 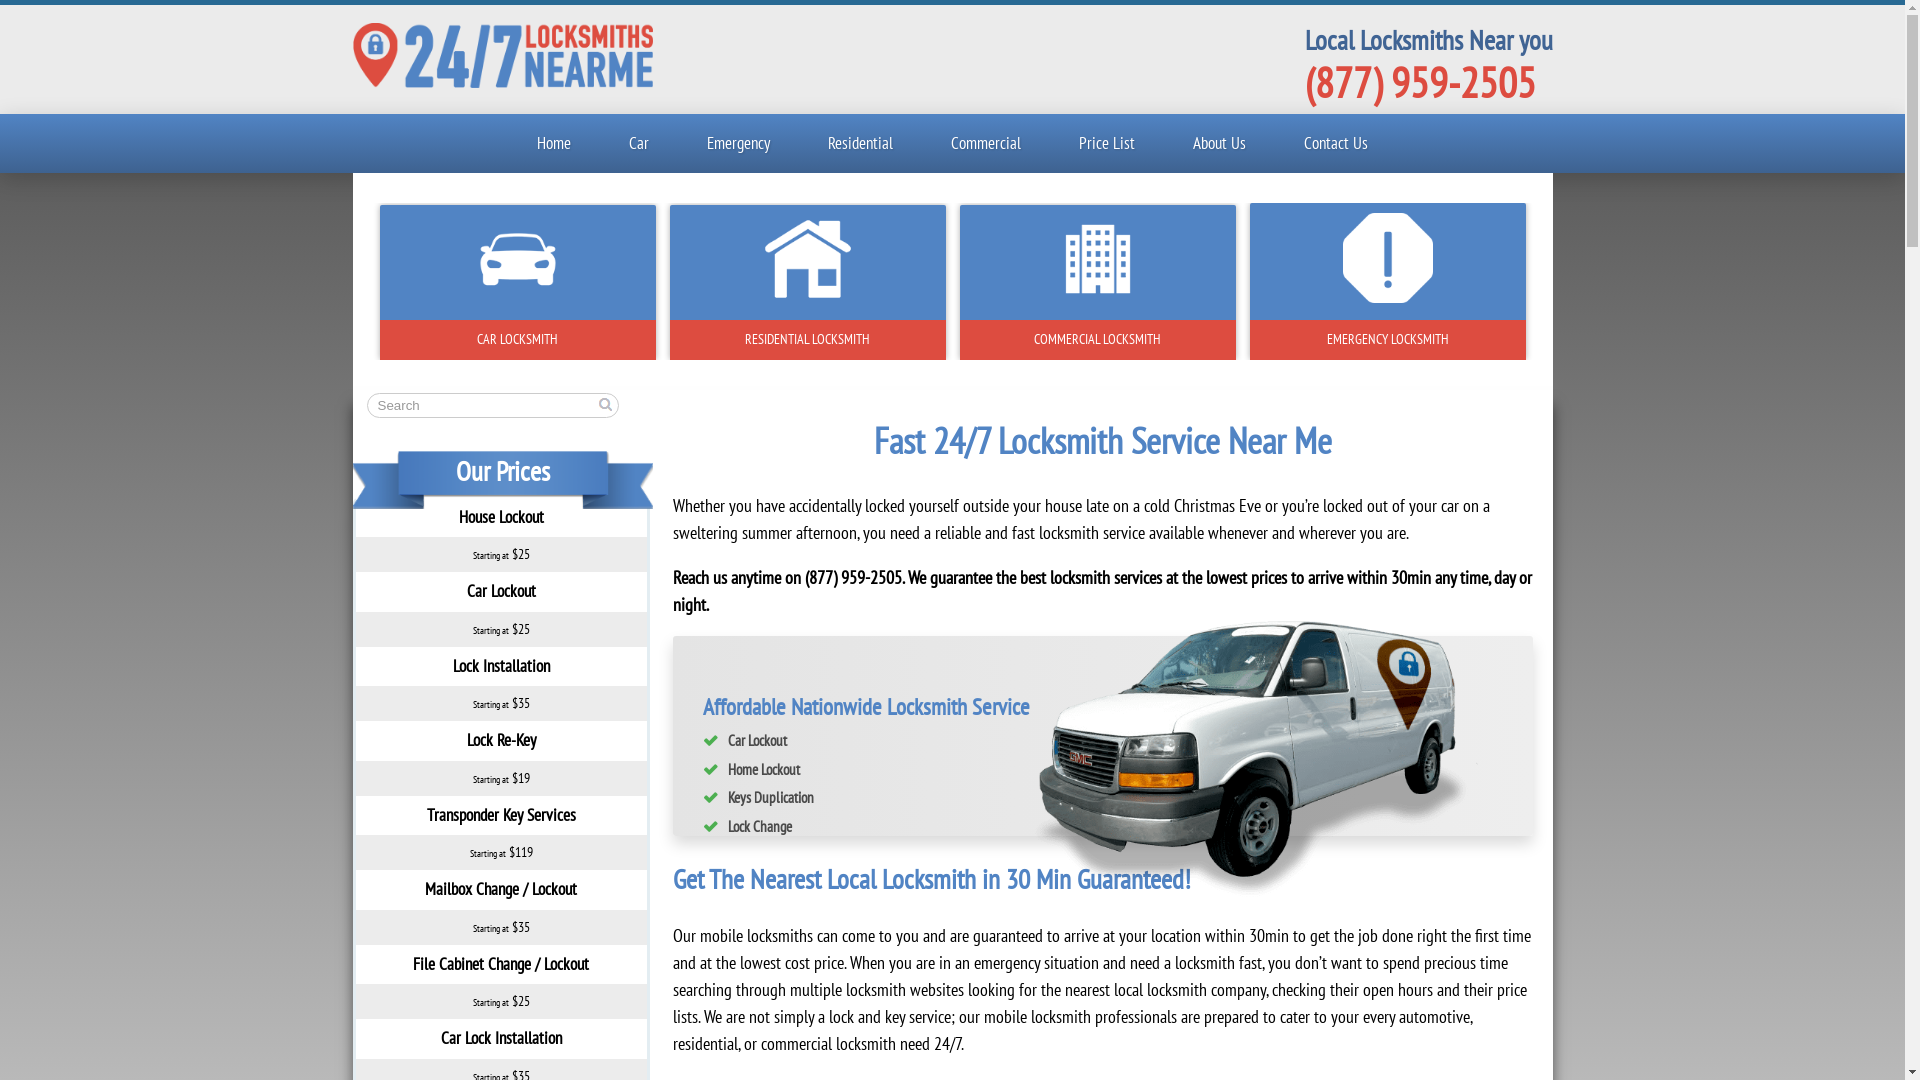 I want to click on 'Car', so click(x=637, y=142).